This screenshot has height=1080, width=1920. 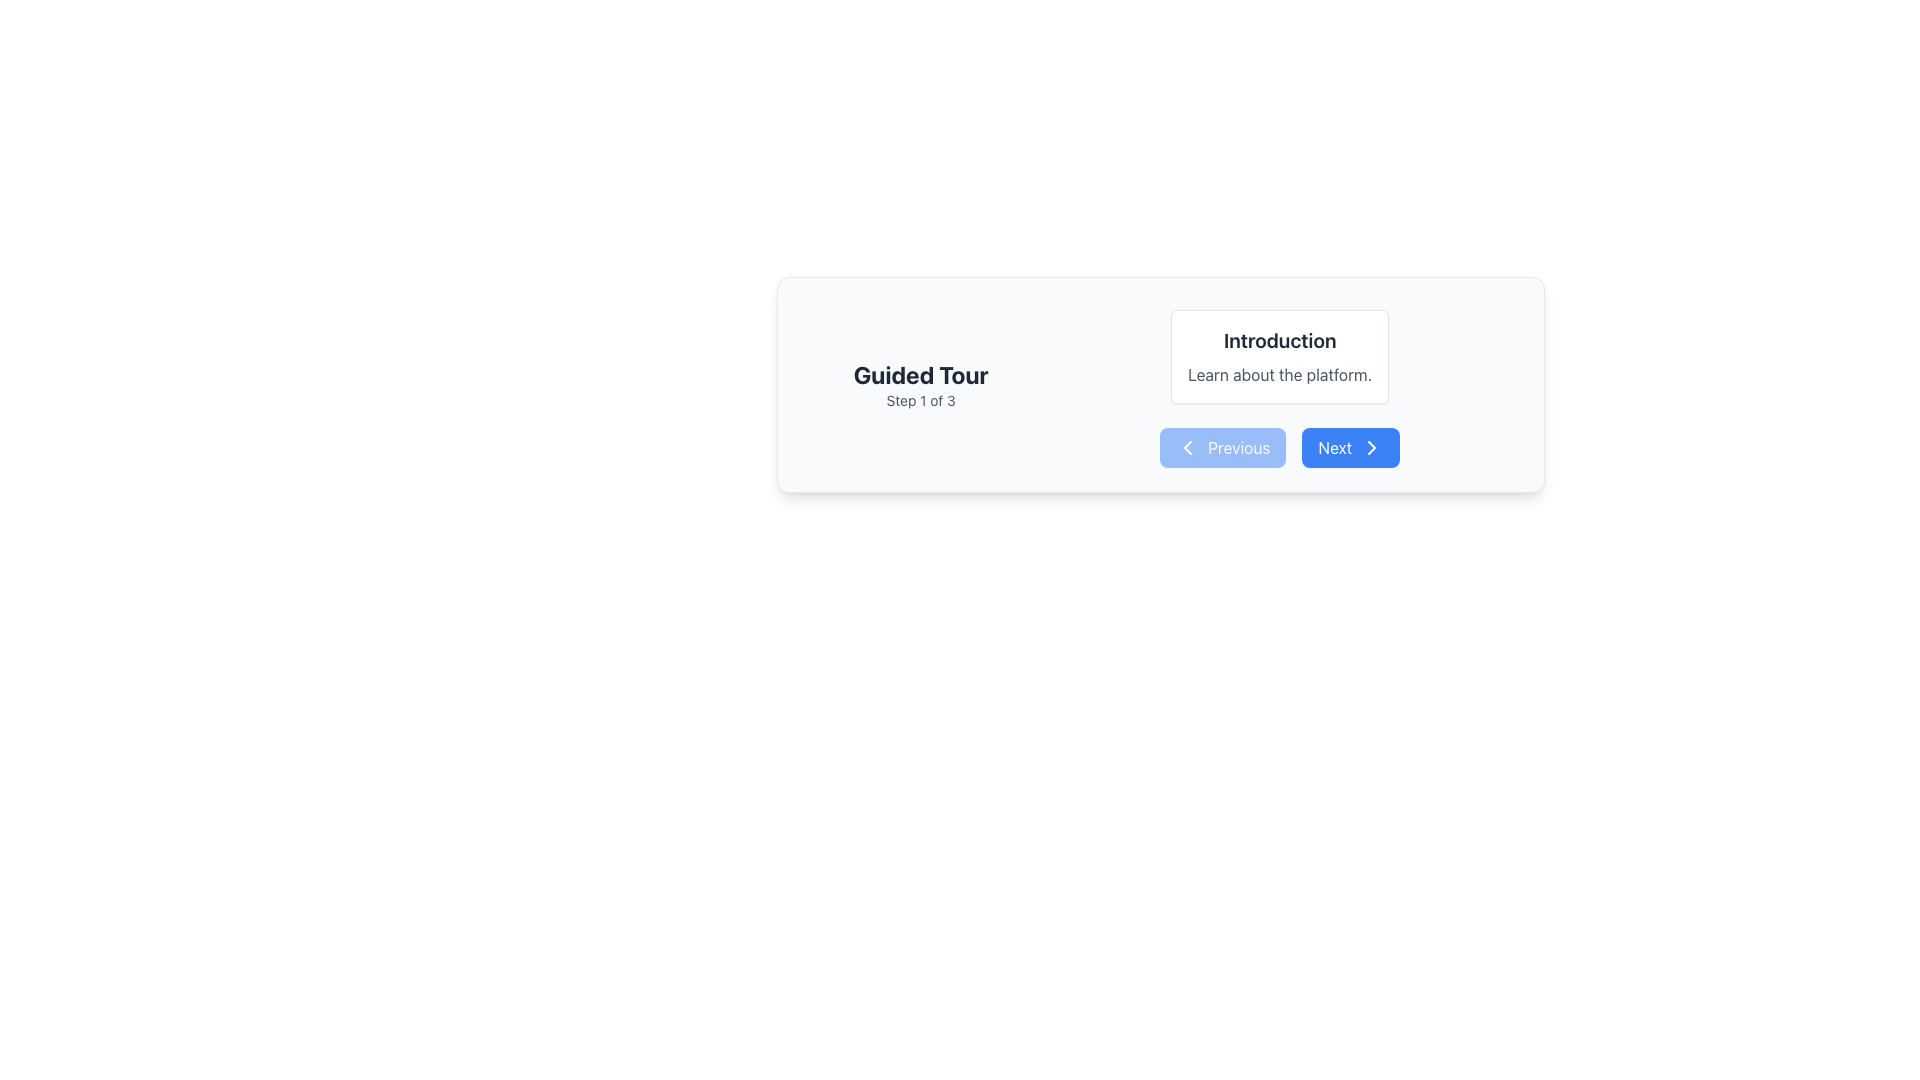 I want to click on the Text Label that indicates the current step in the Guided Tour process, located beneath the headline 'Guided Tour' in the center-left area of the interface, so click(x=920, y=401).